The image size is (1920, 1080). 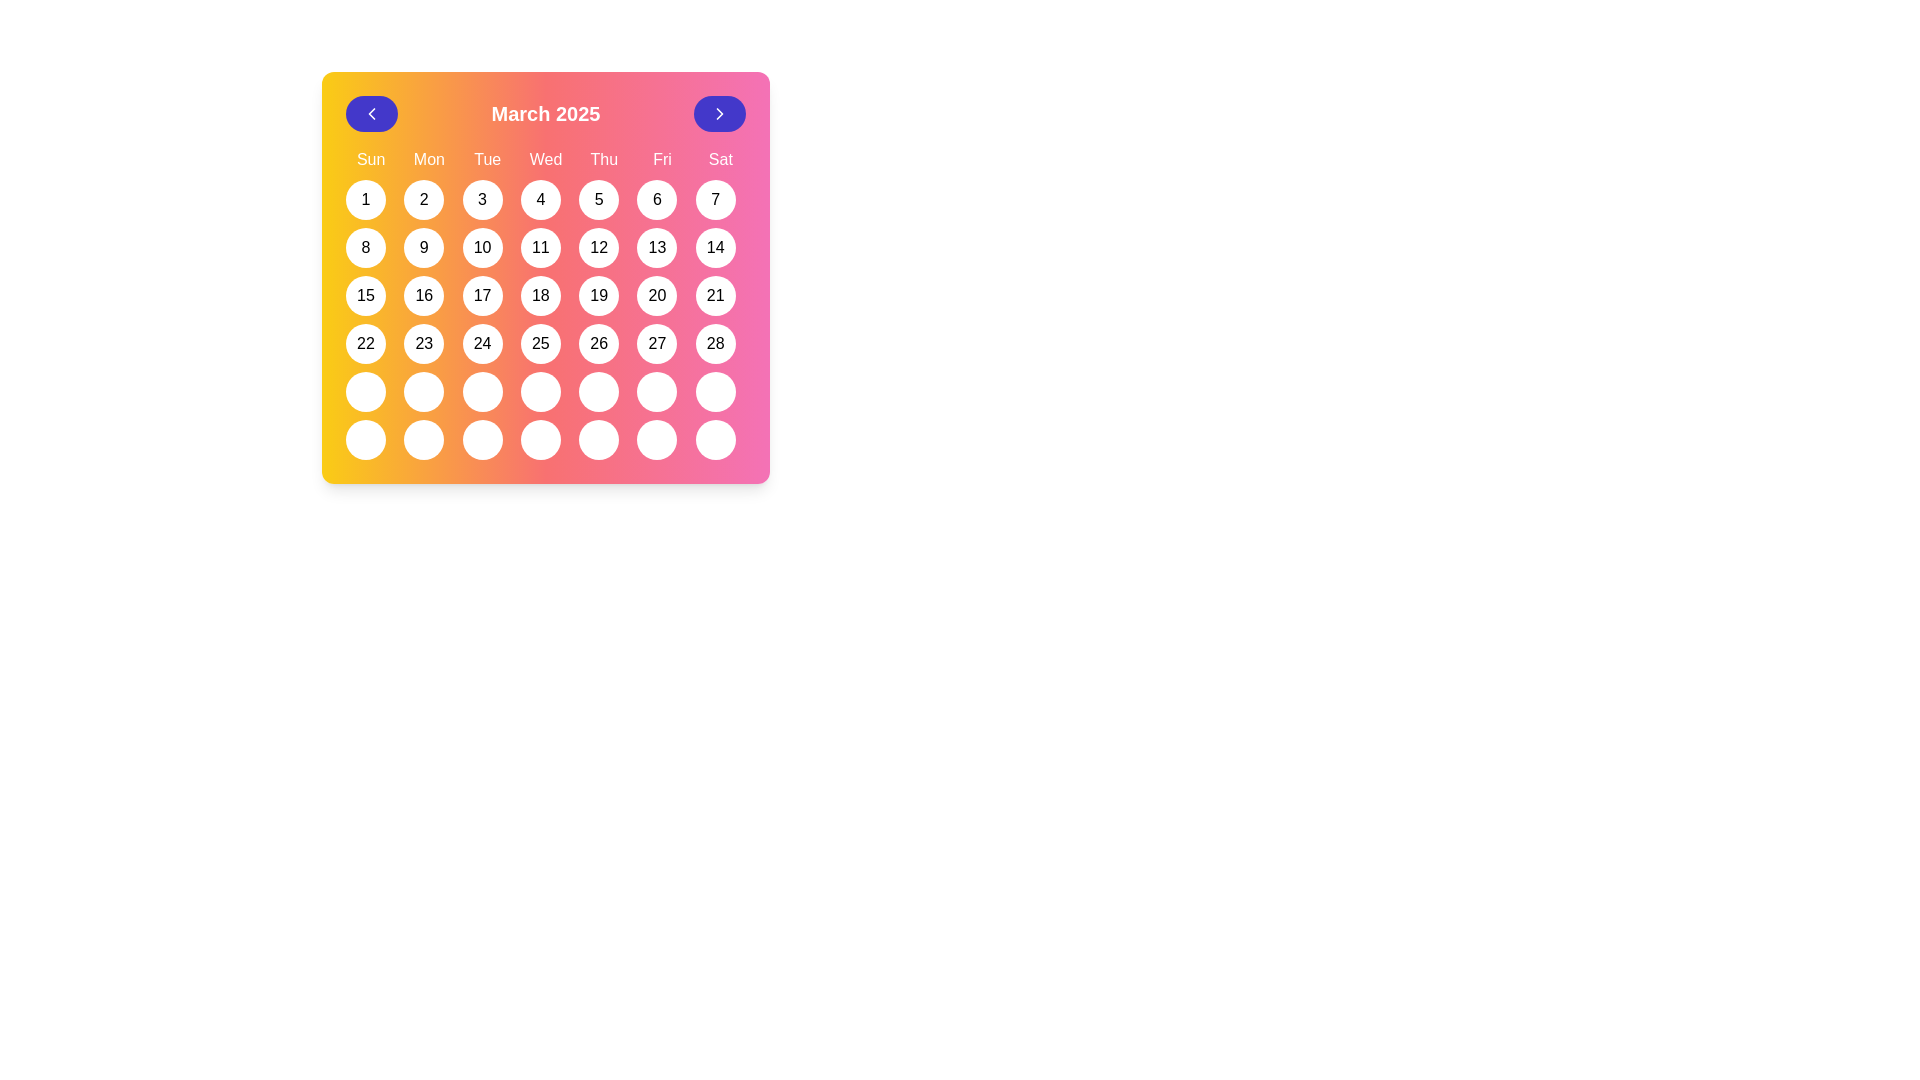 I want to click on the button representing the 14th day in the calendar view under the 'Sat' column, so click(x=715, y=246).